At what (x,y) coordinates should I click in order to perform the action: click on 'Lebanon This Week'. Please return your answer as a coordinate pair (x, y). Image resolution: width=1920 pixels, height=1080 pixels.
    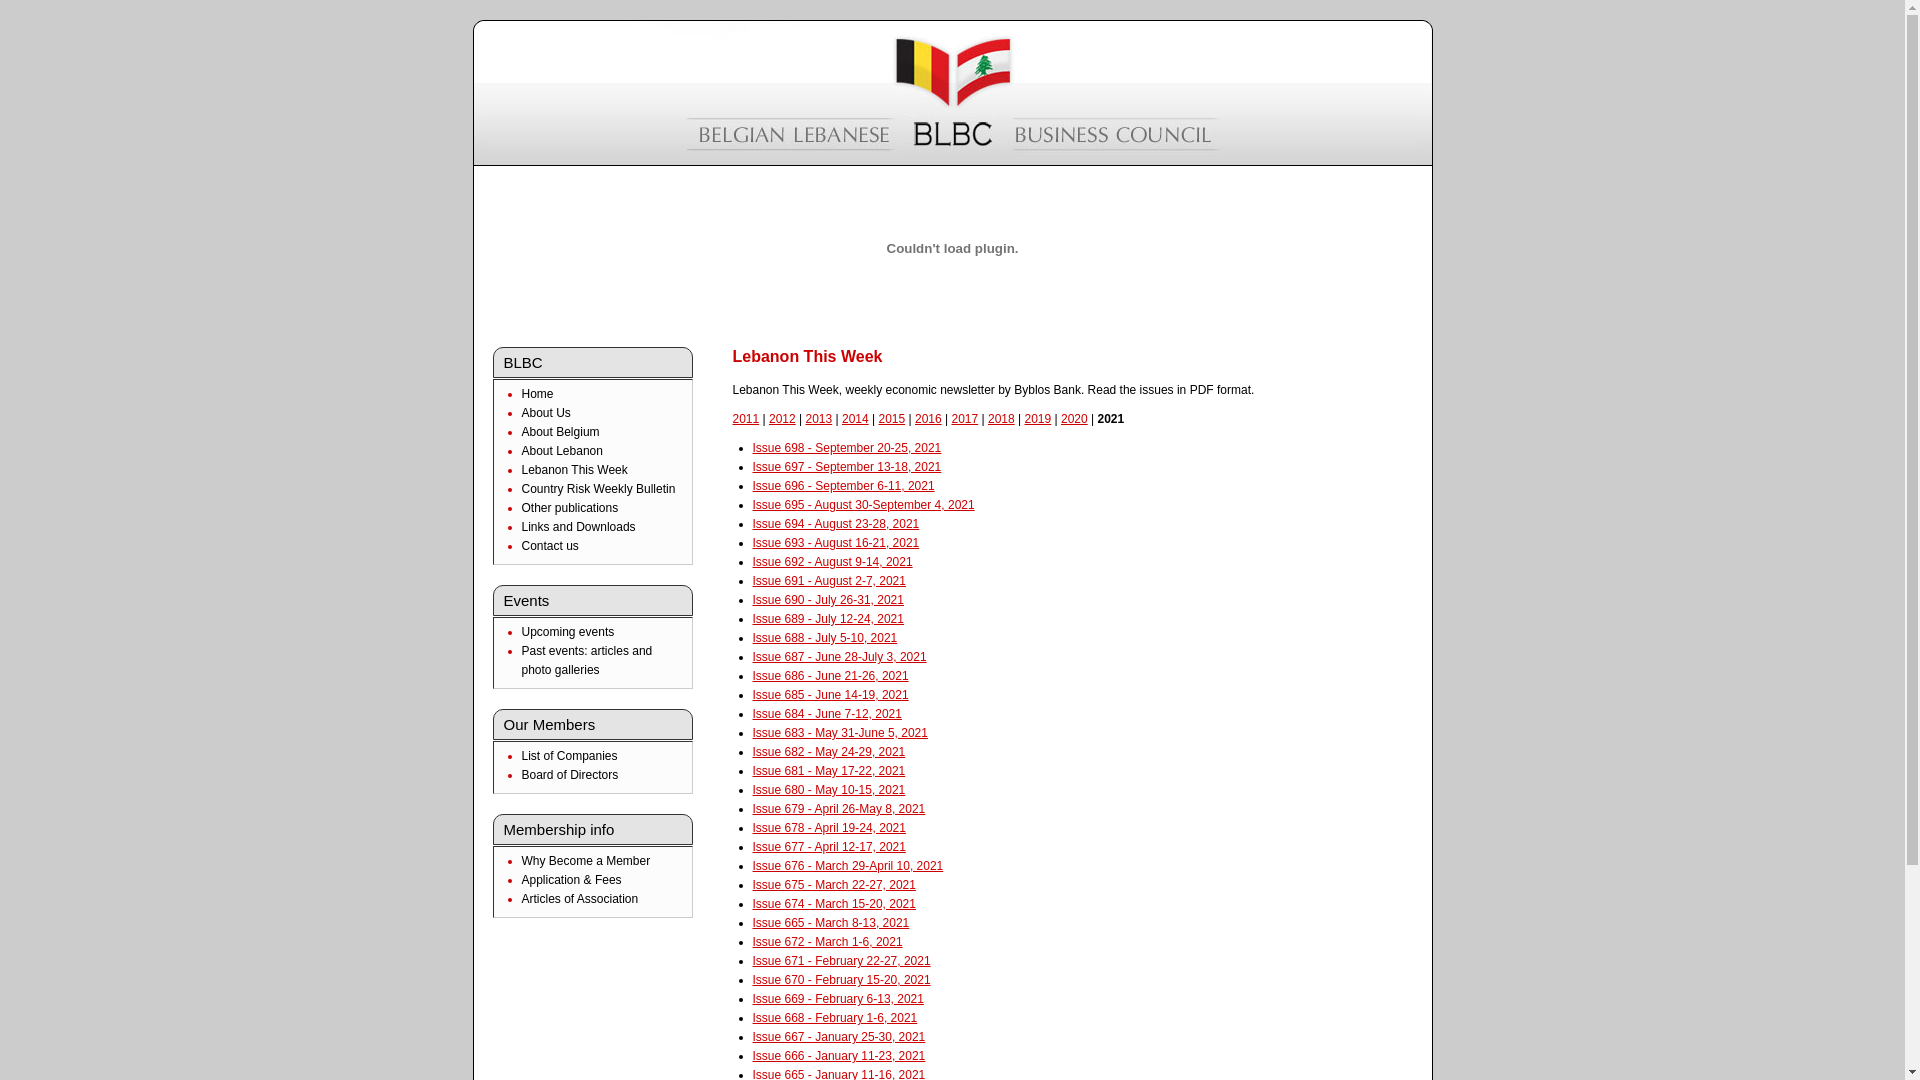
    Looking at the image, I should click on (574, 470).